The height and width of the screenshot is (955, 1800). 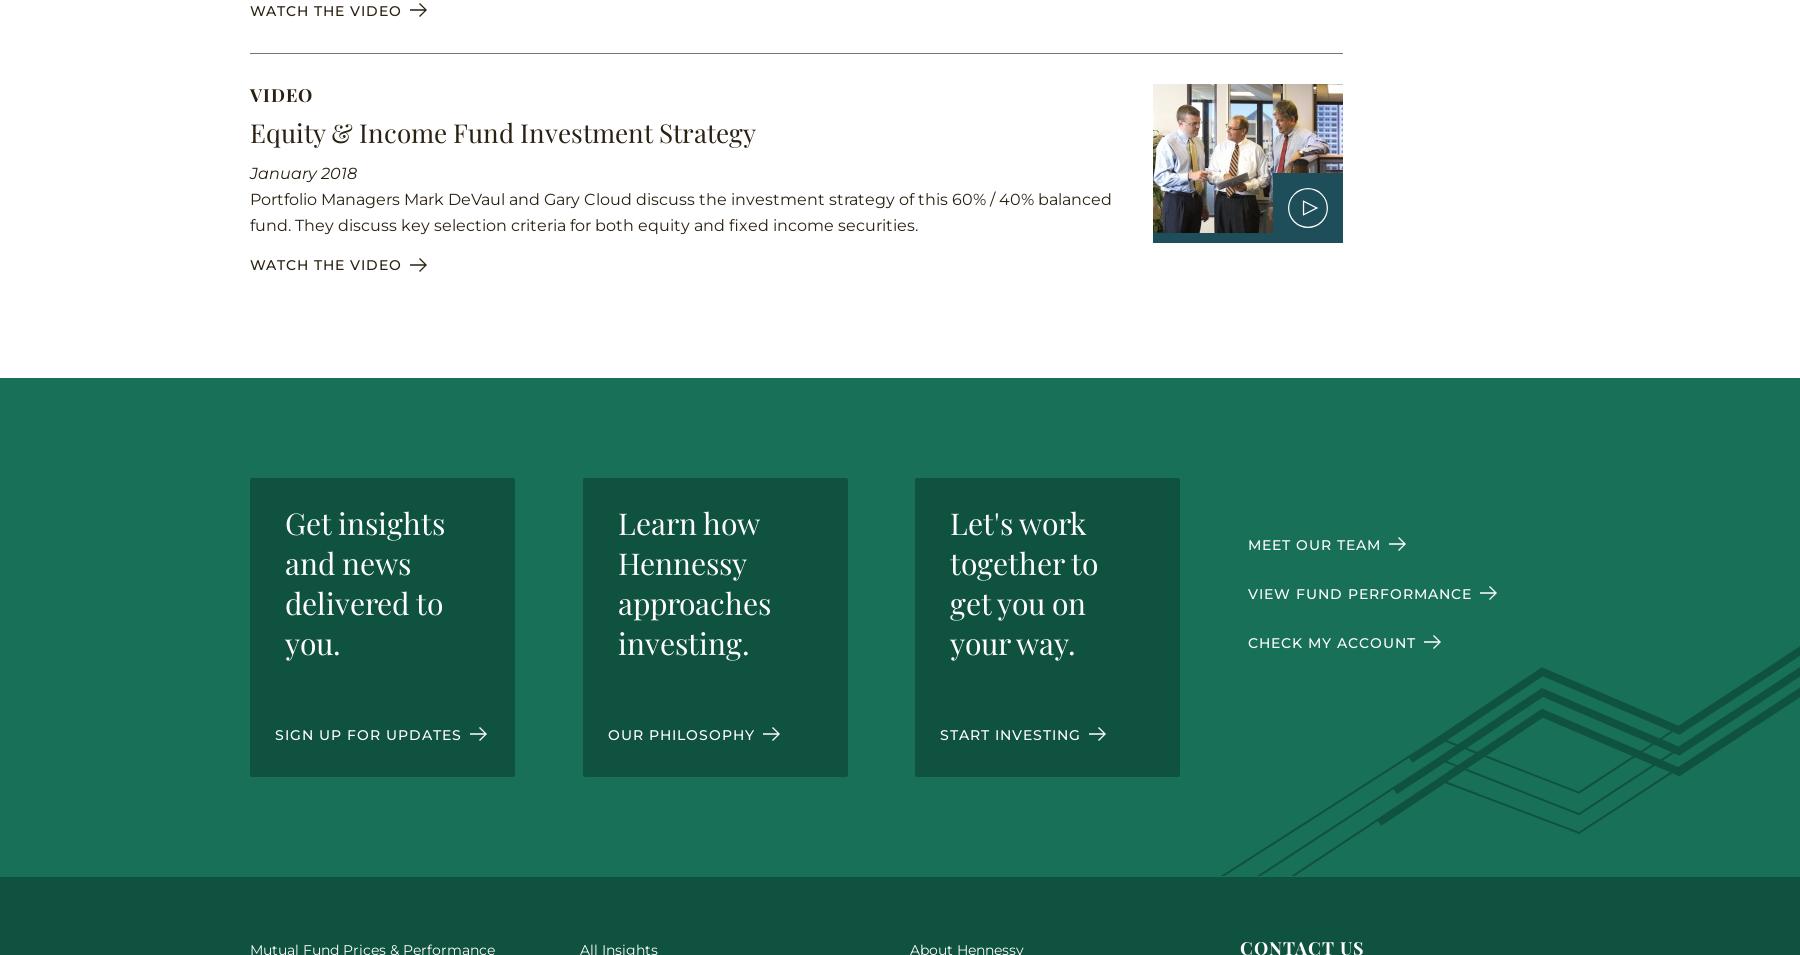 What do you see at coordinates (679, 211) in the screenshot?
I see `'Portfolio Managers Mark DeVaul and Gary Cloud discuss the investment strategy of this 60% / 40% balanced fund. They discuss key selection criteria for both equity and fixed income securities.'` at bounding box center [679, 211].